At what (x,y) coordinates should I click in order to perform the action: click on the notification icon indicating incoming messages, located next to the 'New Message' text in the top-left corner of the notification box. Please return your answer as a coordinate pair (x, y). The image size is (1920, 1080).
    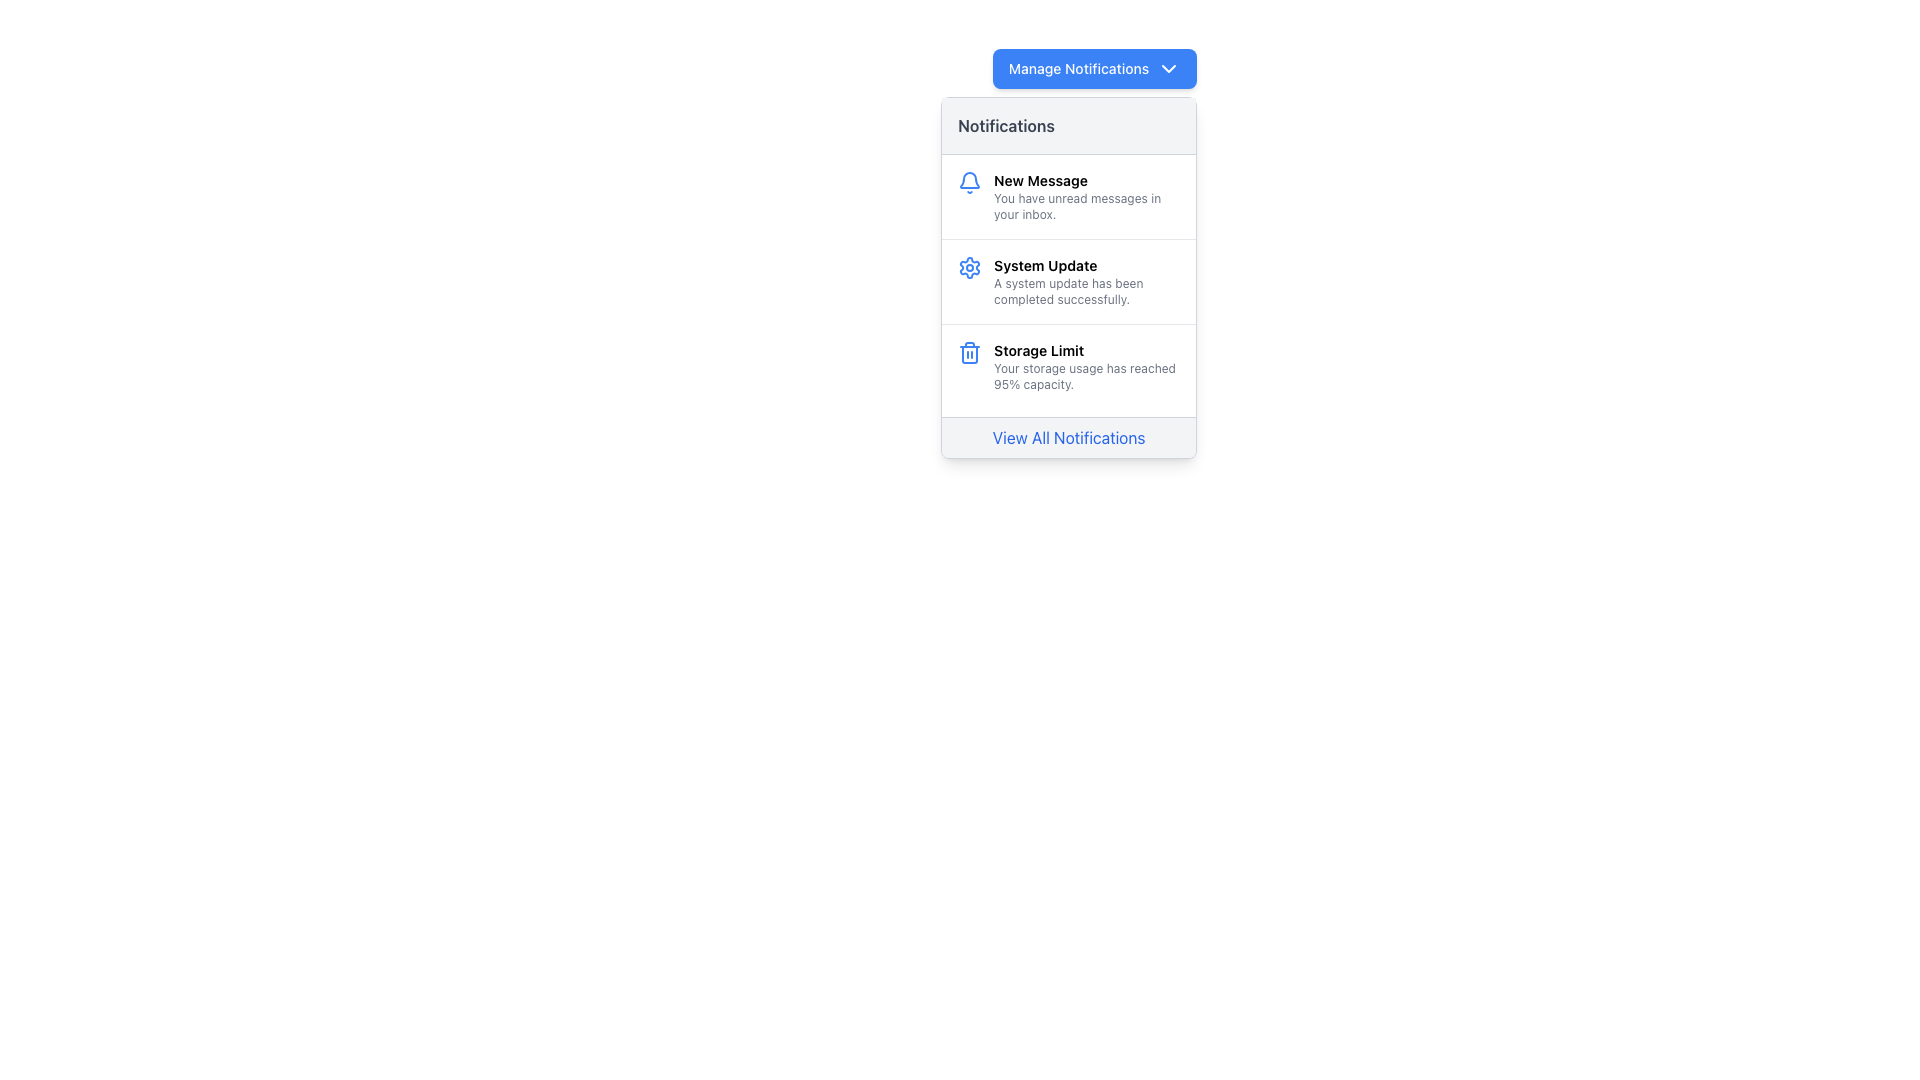
    Looking at the image, I should click on (969, 182).